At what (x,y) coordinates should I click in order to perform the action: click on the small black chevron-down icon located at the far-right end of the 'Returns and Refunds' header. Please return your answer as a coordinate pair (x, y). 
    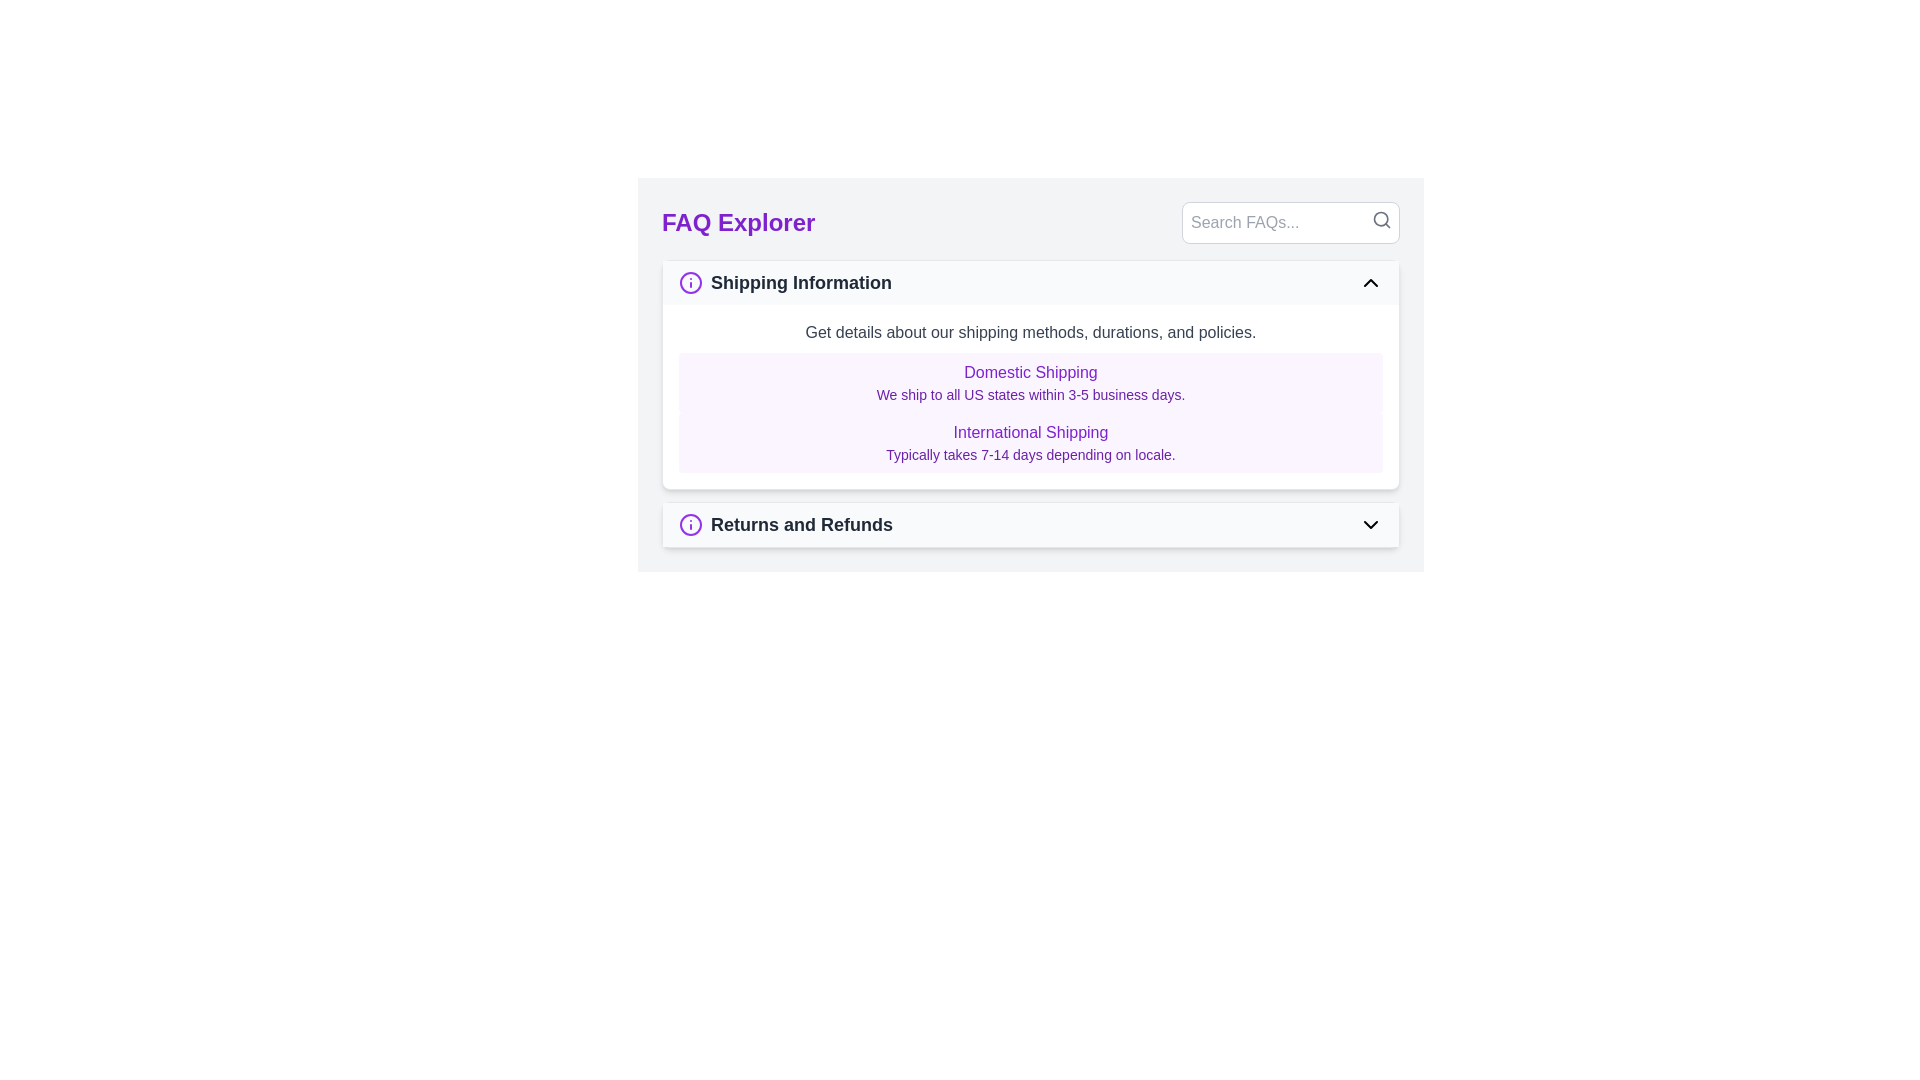
    Looking at the image, I should click on (1370, 523).